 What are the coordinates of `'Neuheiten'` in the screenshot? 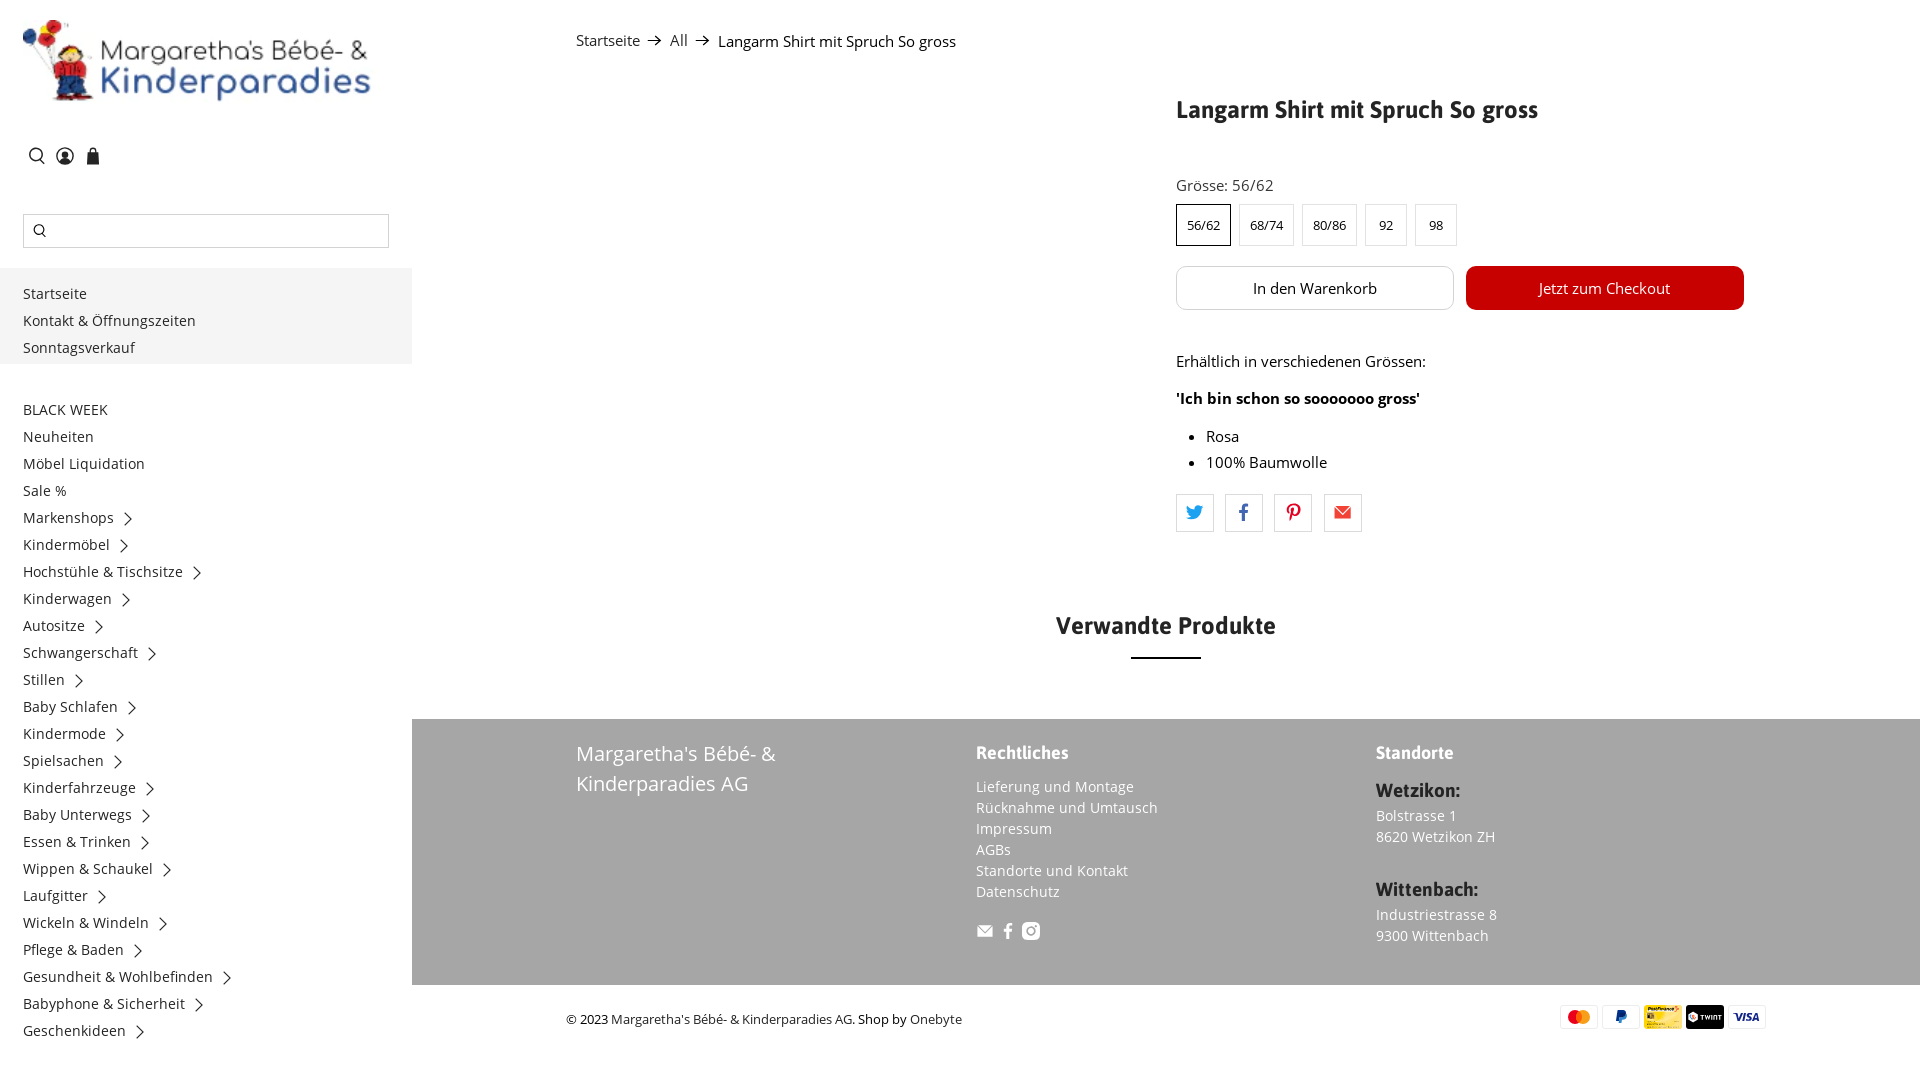 It's located at (62, 438).